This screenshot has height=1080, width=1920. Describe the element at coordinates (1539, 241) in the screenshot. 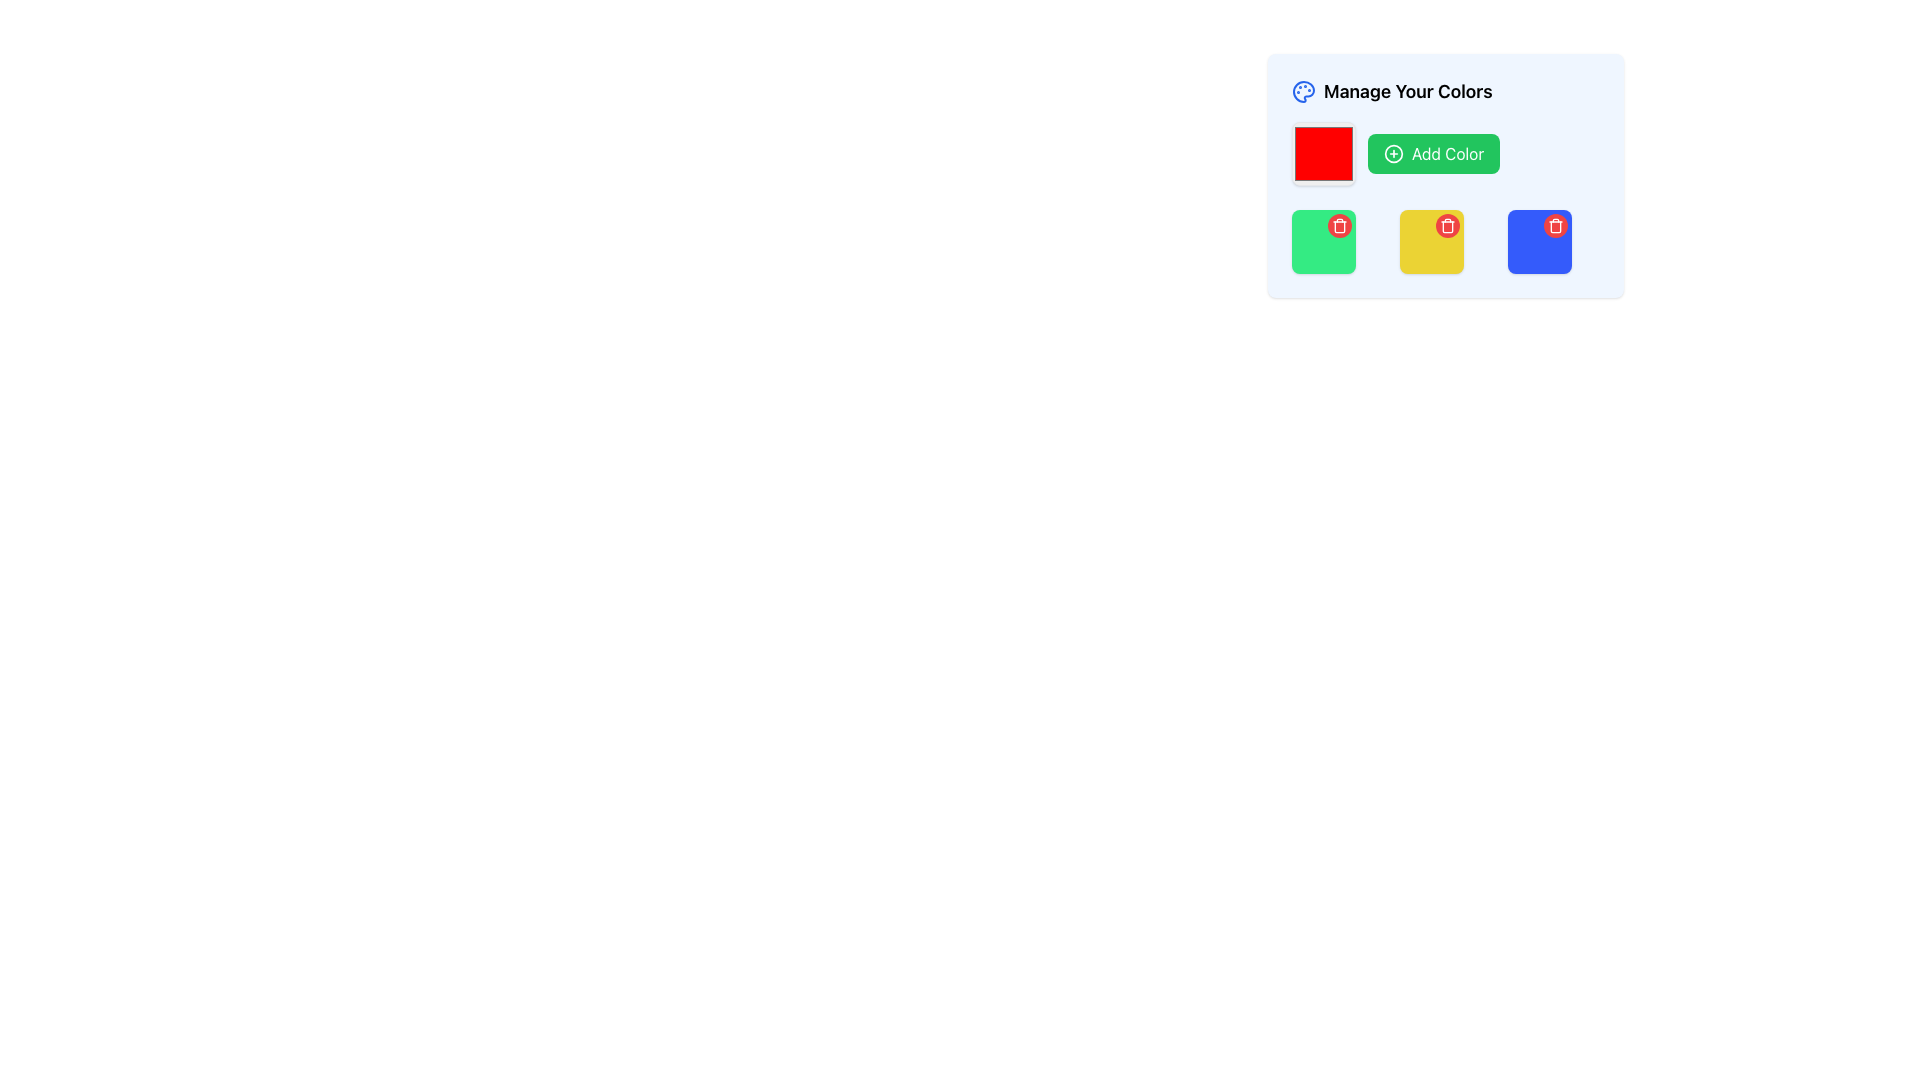

I see `the blue color tile with an interactive delete button` at that location.